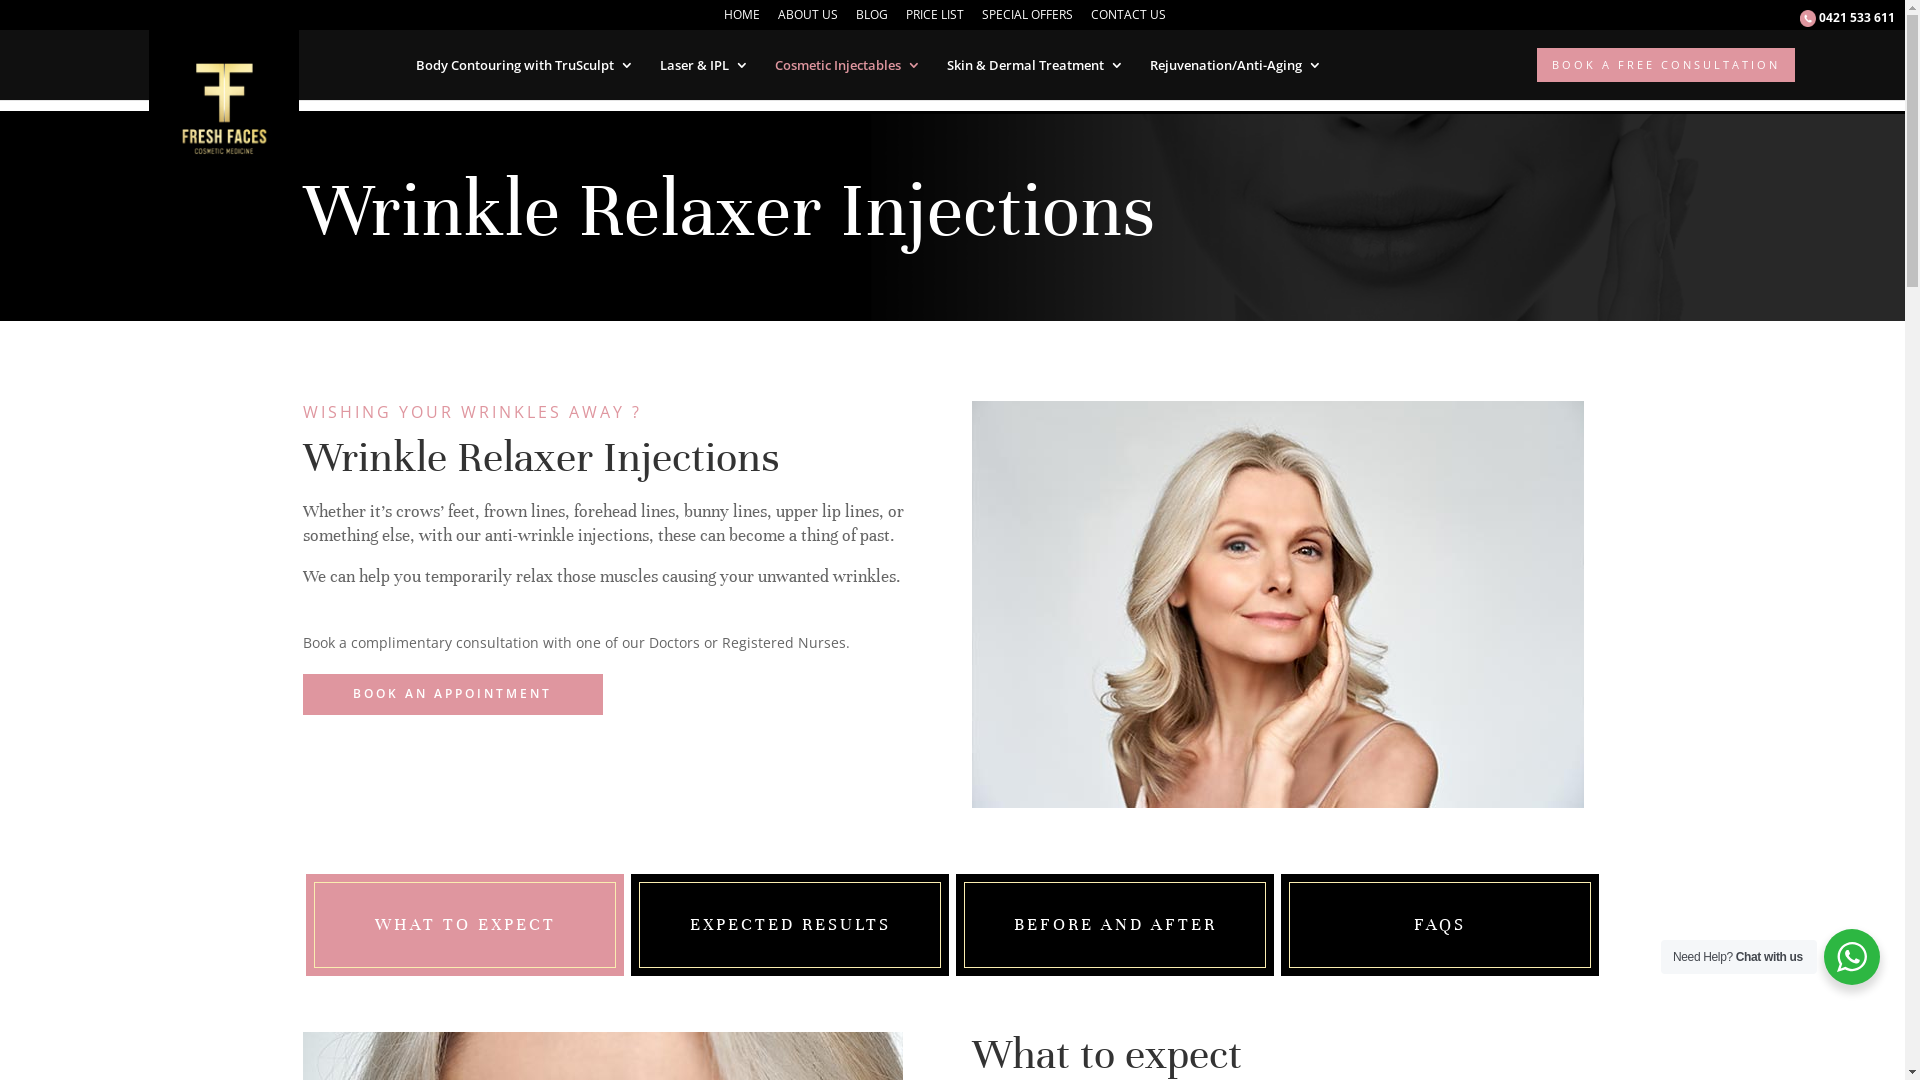 The height and width of the screenshot is (1080, 1920). What do you see at coordinates (1128, 19) in the screenshot?
I see `'CONTACT US'` at bounding box center [1128, 19].